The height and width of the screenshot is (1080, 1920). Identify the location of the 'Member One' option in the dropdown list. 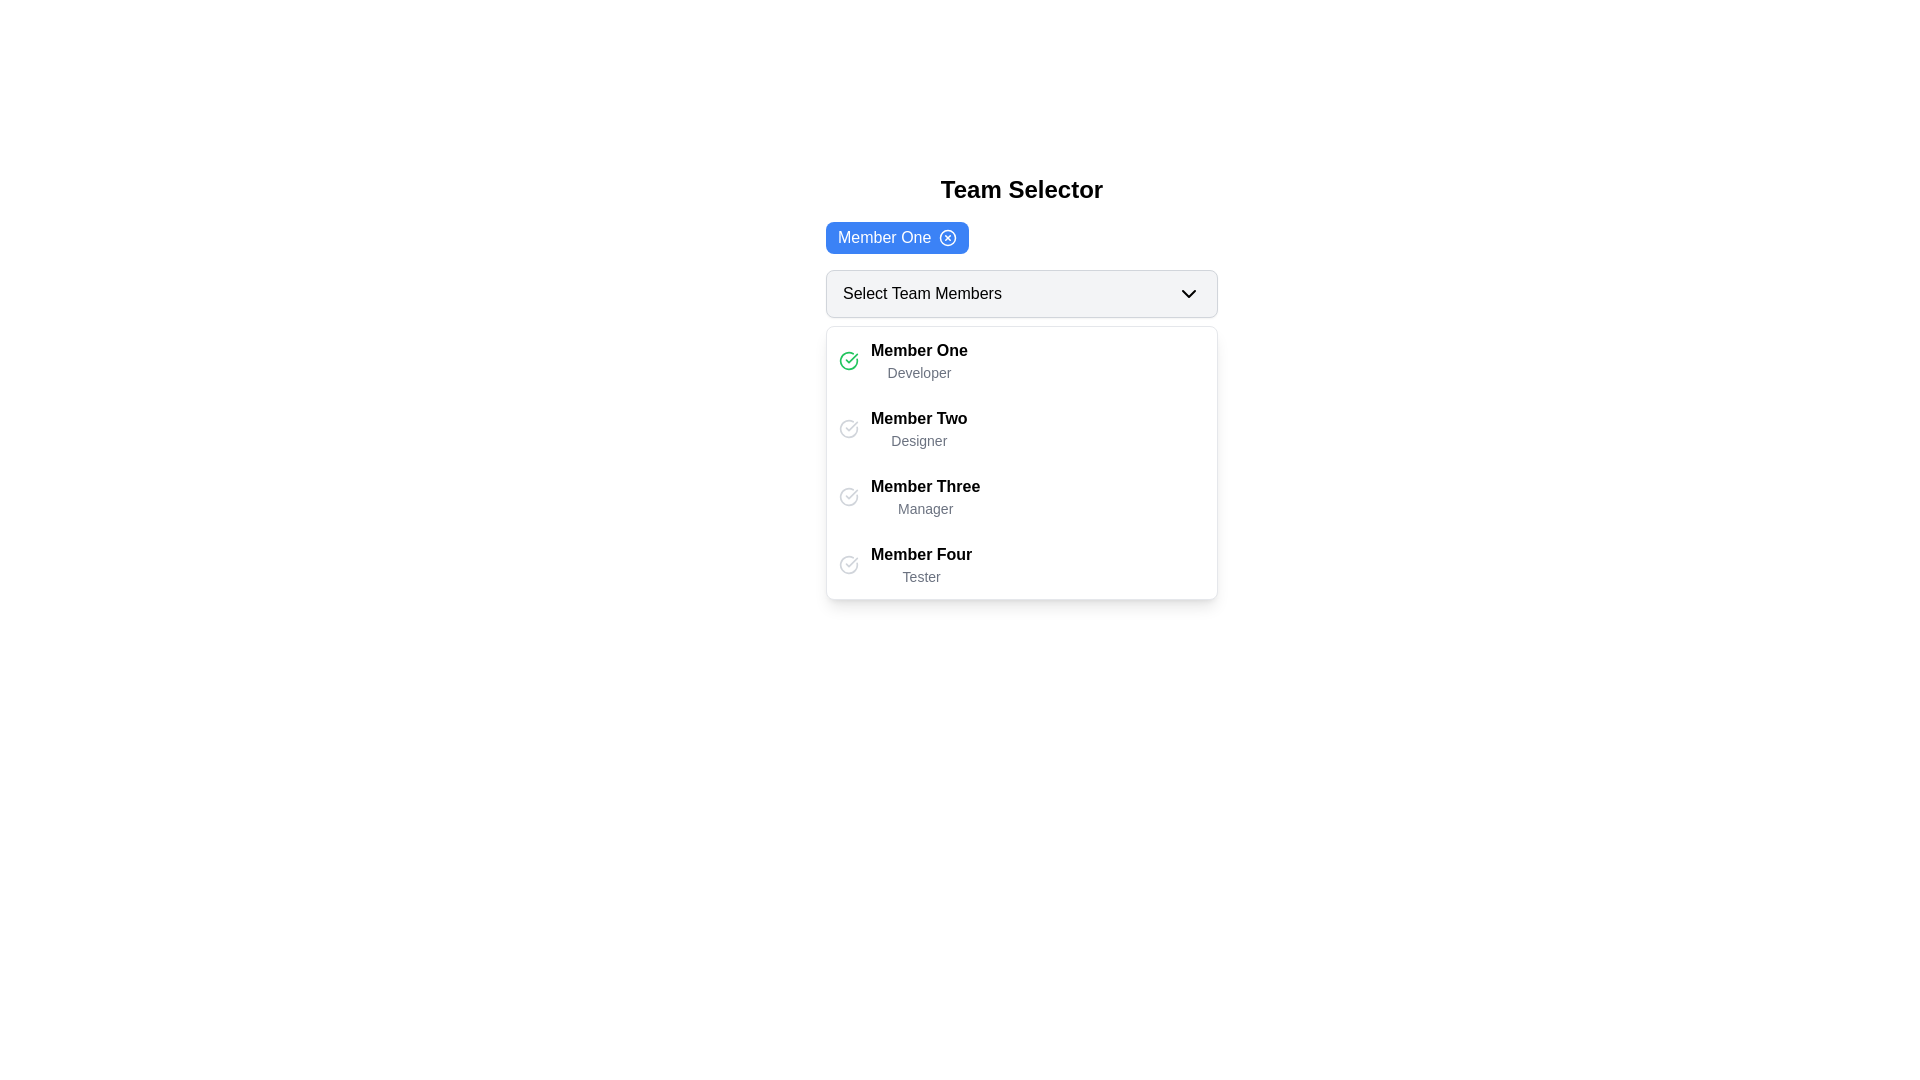
(918, 361).